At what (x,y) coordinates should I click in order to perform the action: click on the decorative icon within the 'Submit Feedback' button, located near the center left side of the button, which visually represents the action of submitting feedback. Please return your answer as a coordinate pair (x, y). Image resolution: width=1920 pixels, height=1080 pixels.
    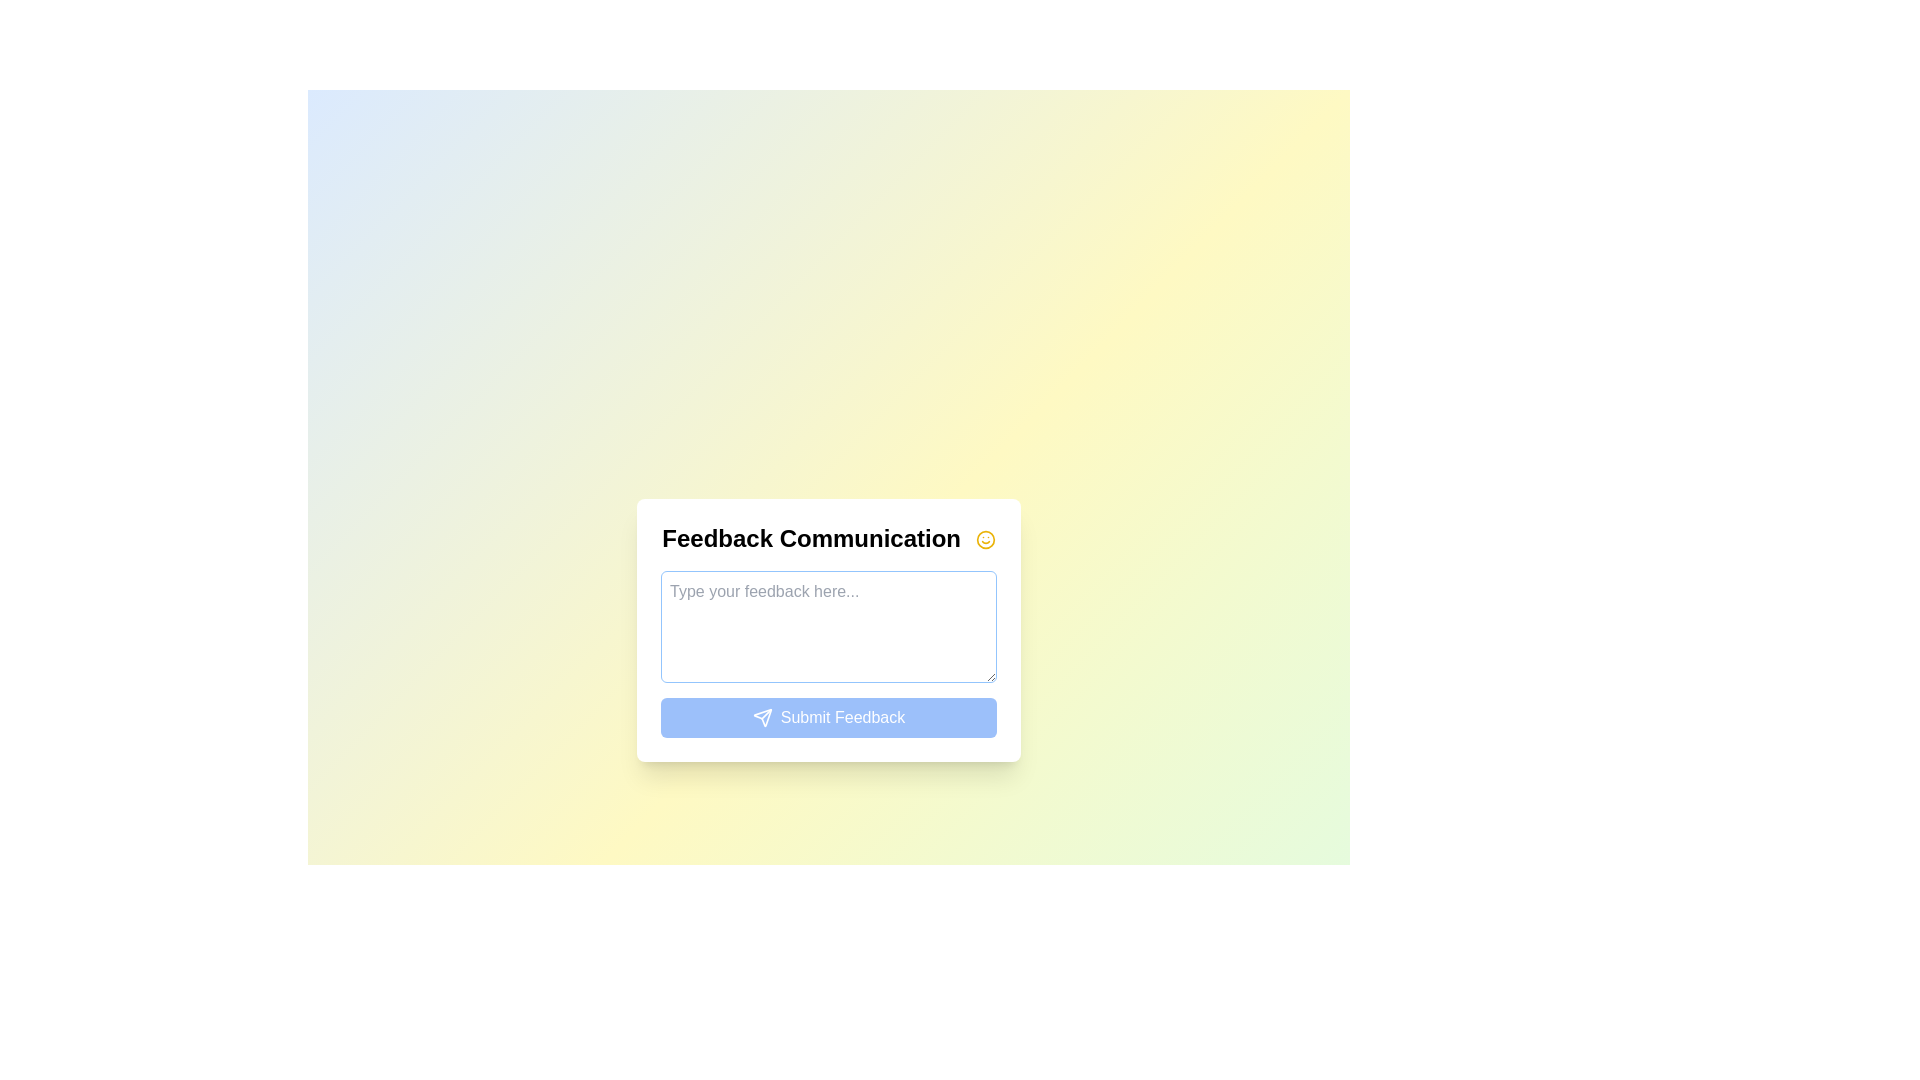
    Looking at the image, I should click on (761, 716).